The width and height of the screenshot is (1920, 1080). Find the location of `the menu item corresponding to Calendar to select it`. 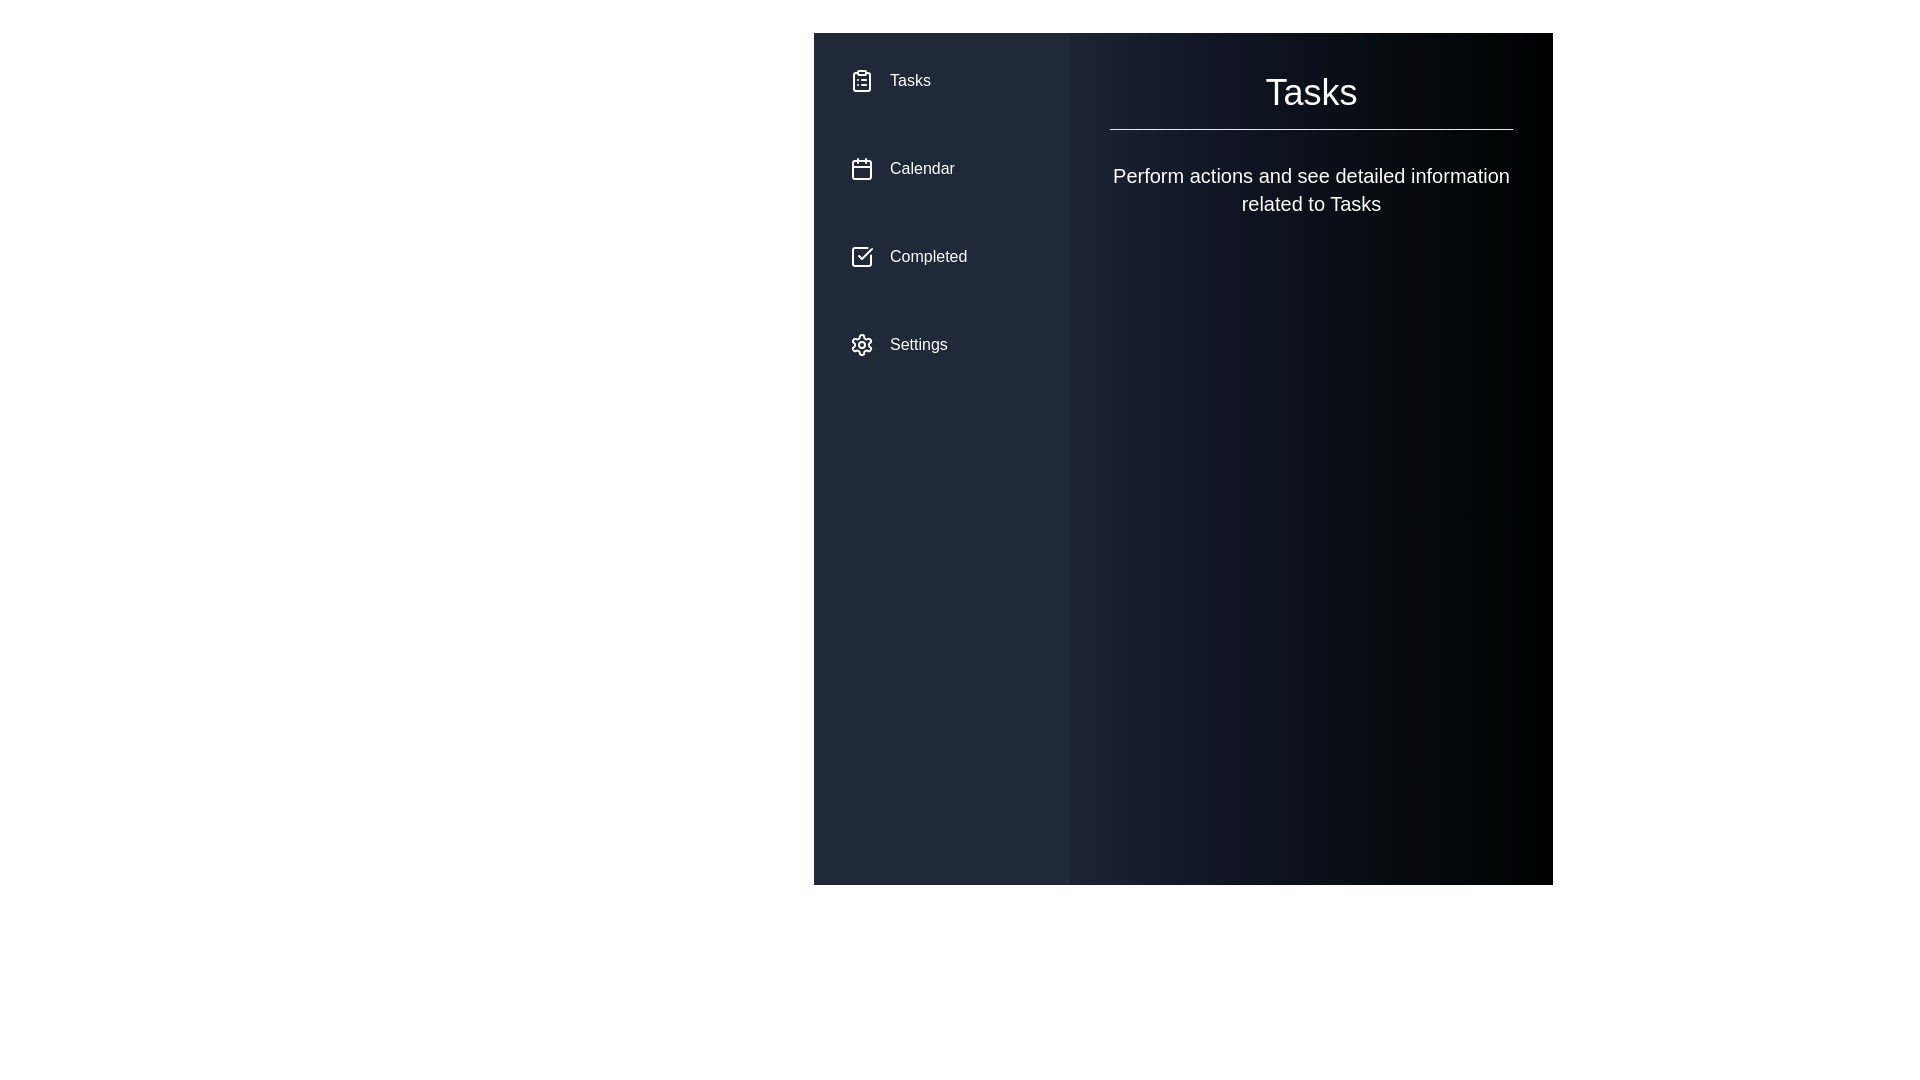

the menu item corresponding to Calendar to select it is located at coordinates (940, 168).